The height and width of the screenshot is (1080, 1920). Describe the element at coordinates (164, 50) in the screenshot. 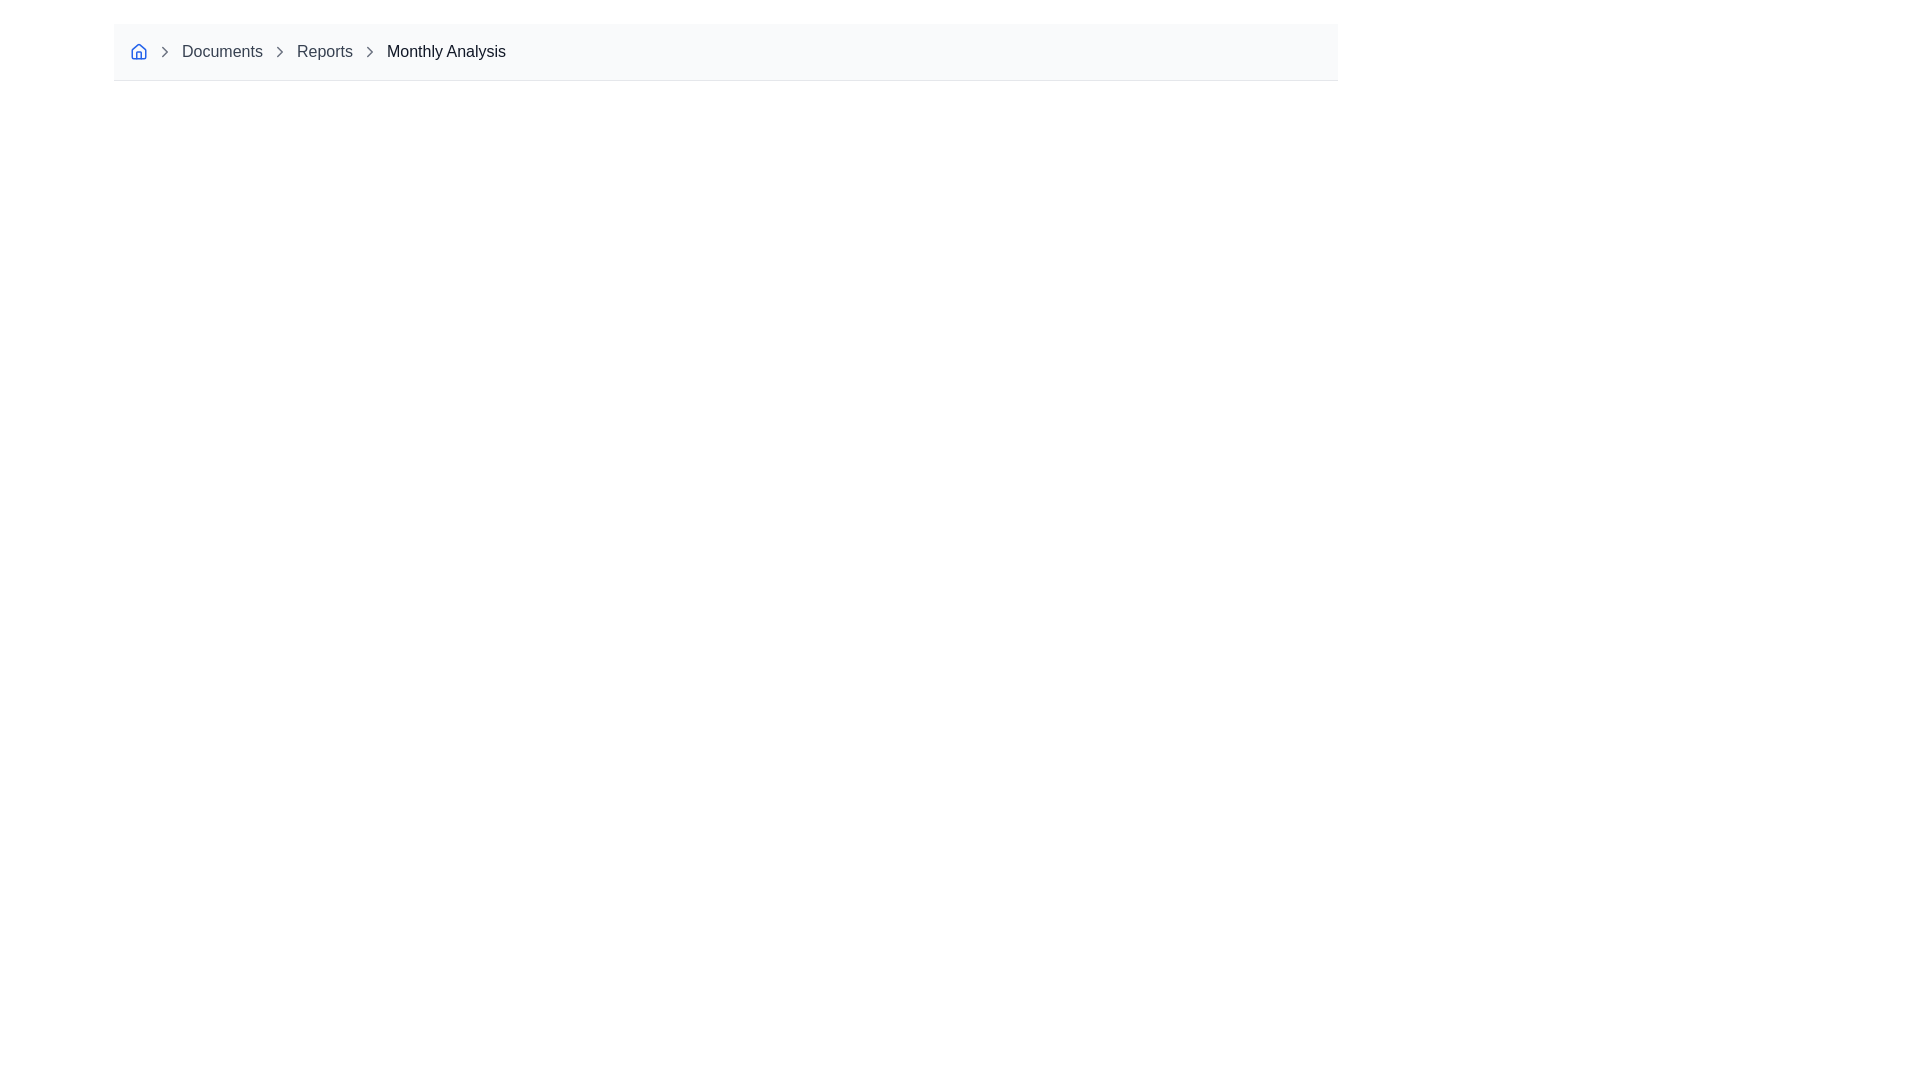

I see `the chevron icon in the breadcrumb navigation that separates 'Documents' and 'Reports' for navigation actions` at that location.